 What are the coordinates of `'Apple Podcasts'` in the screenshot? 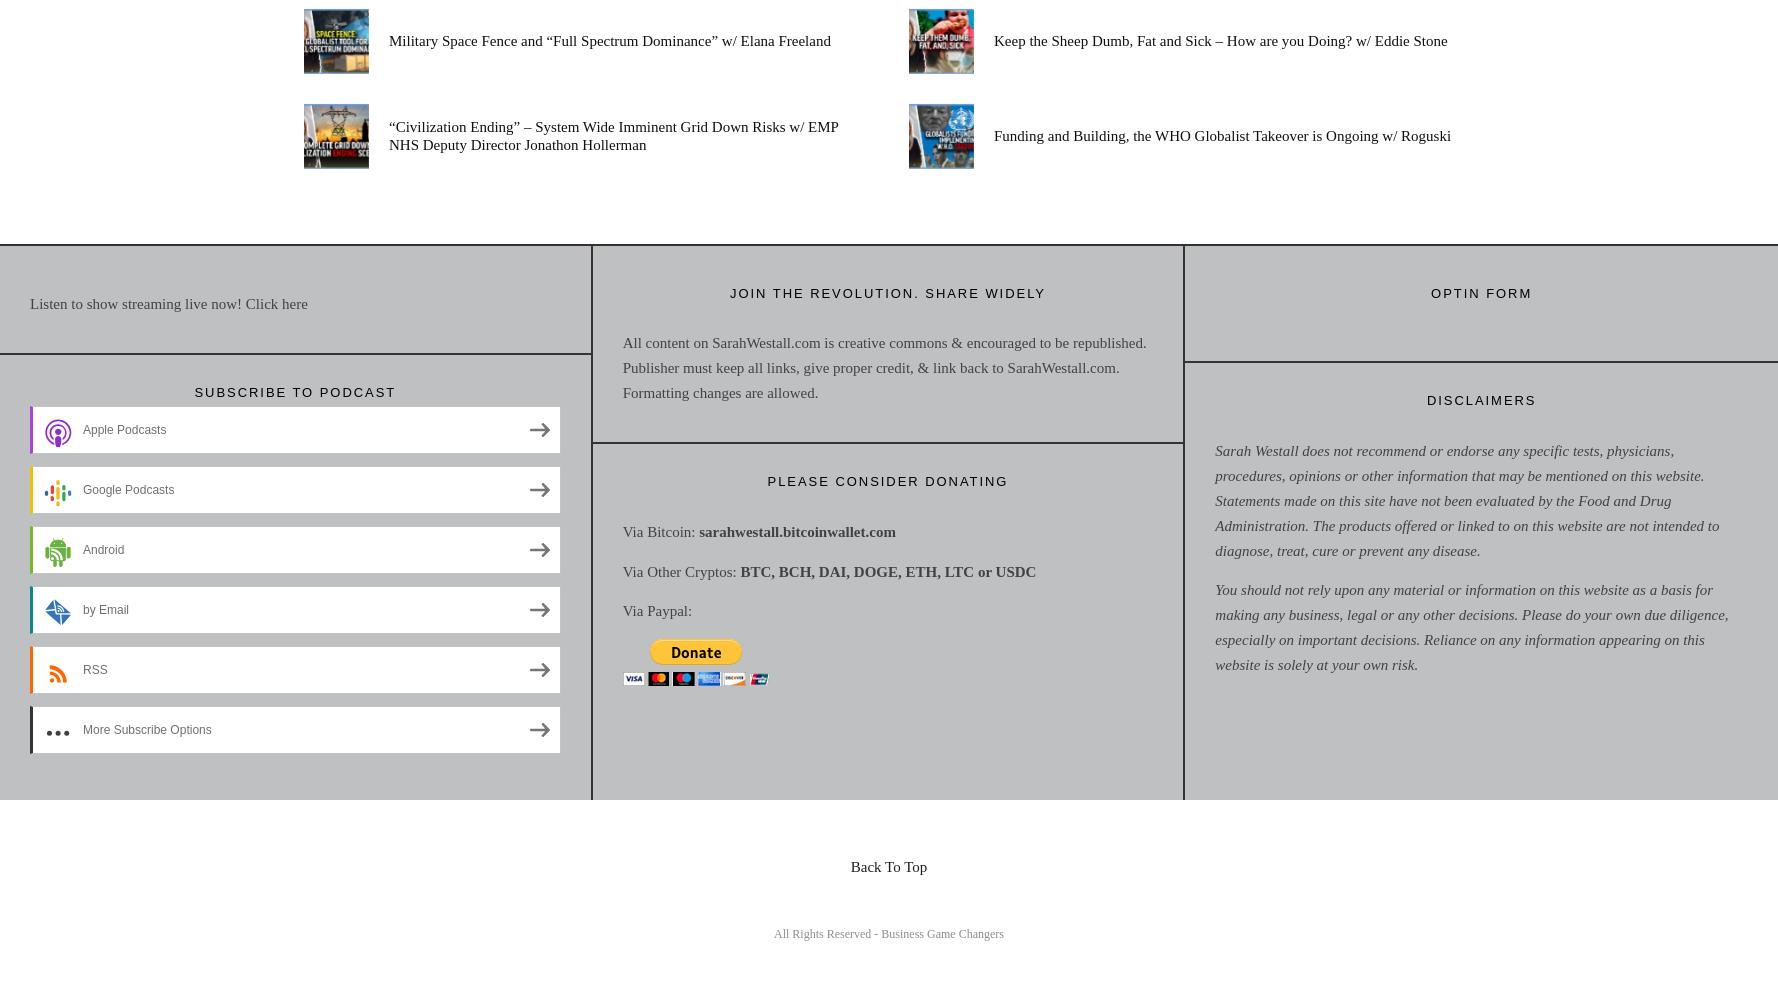 It's located at (123, 429).